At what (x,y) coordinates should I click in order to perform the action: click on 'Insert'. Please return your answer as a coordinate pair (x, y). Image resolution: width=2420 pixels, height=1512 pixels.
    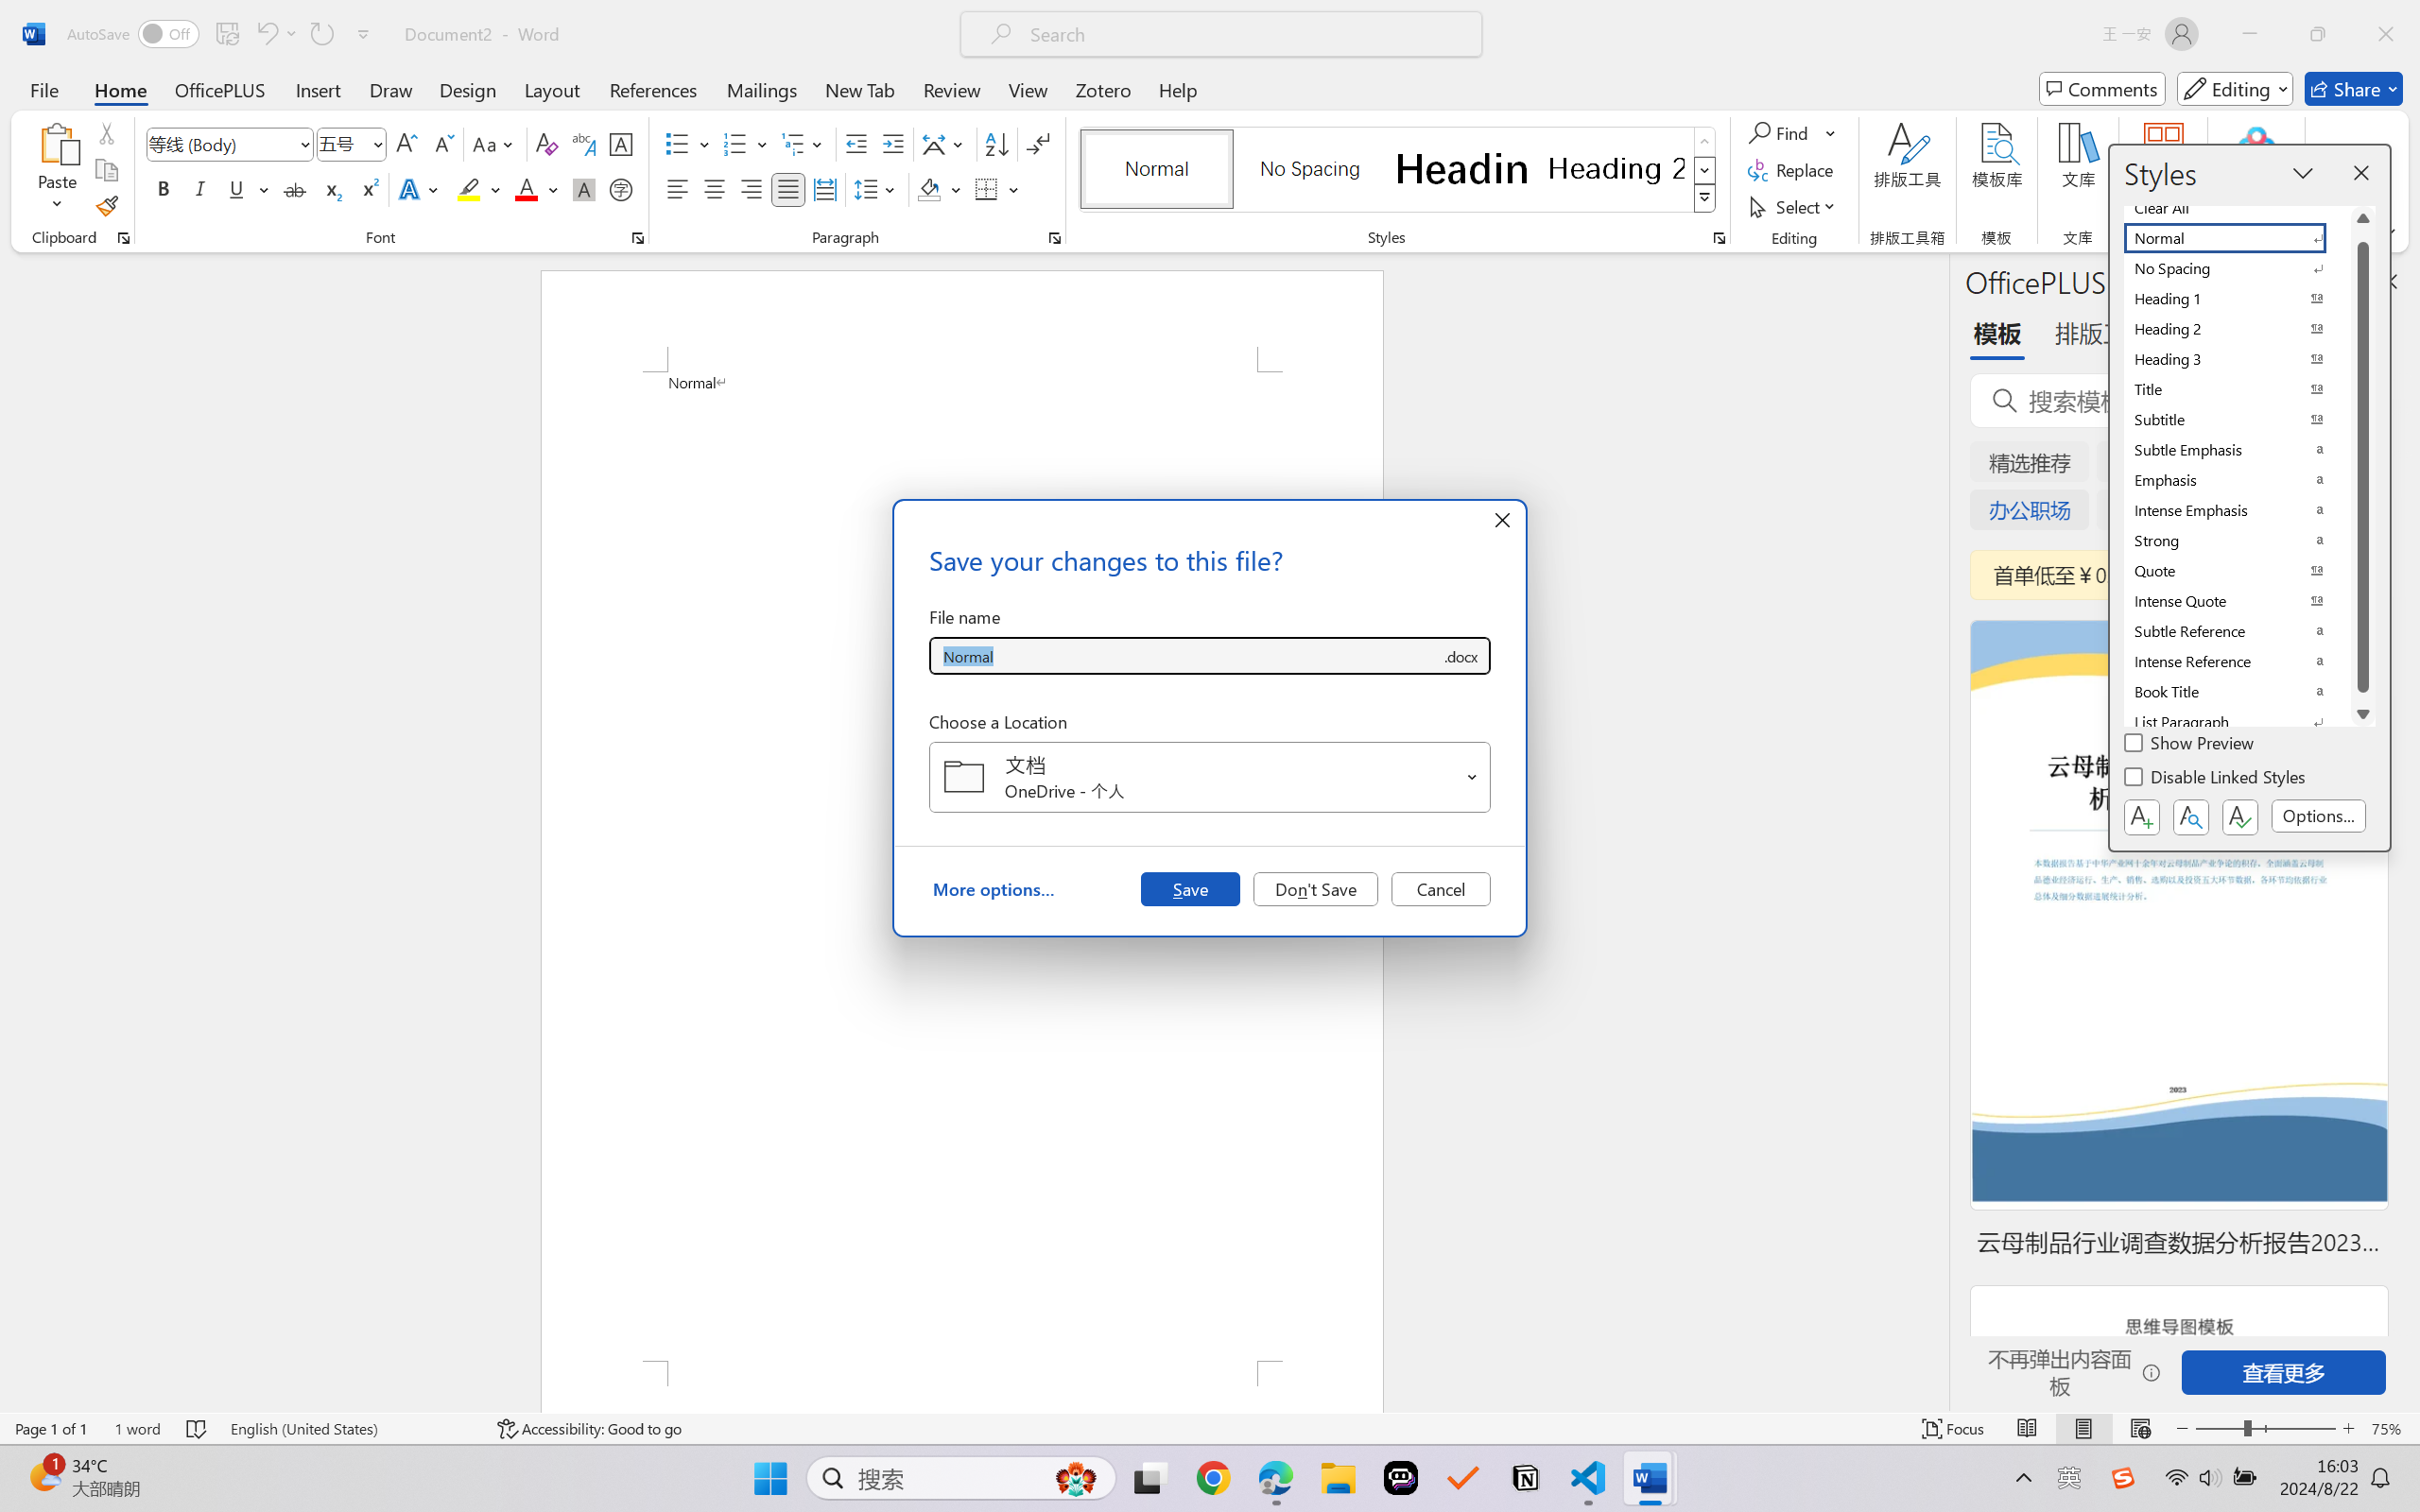
    Looking at the image, I should click on (317, 88).